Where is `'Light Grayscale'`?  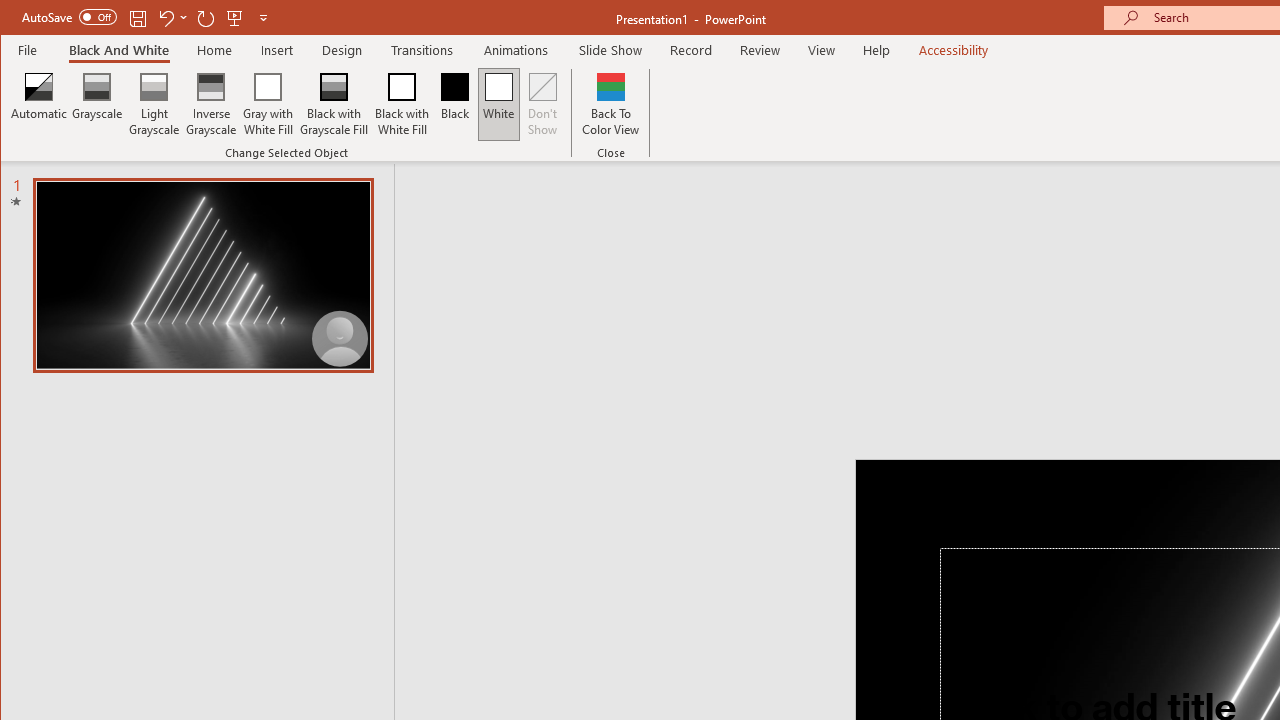
'Light Grayscale' is located at coordinates (153, 104).